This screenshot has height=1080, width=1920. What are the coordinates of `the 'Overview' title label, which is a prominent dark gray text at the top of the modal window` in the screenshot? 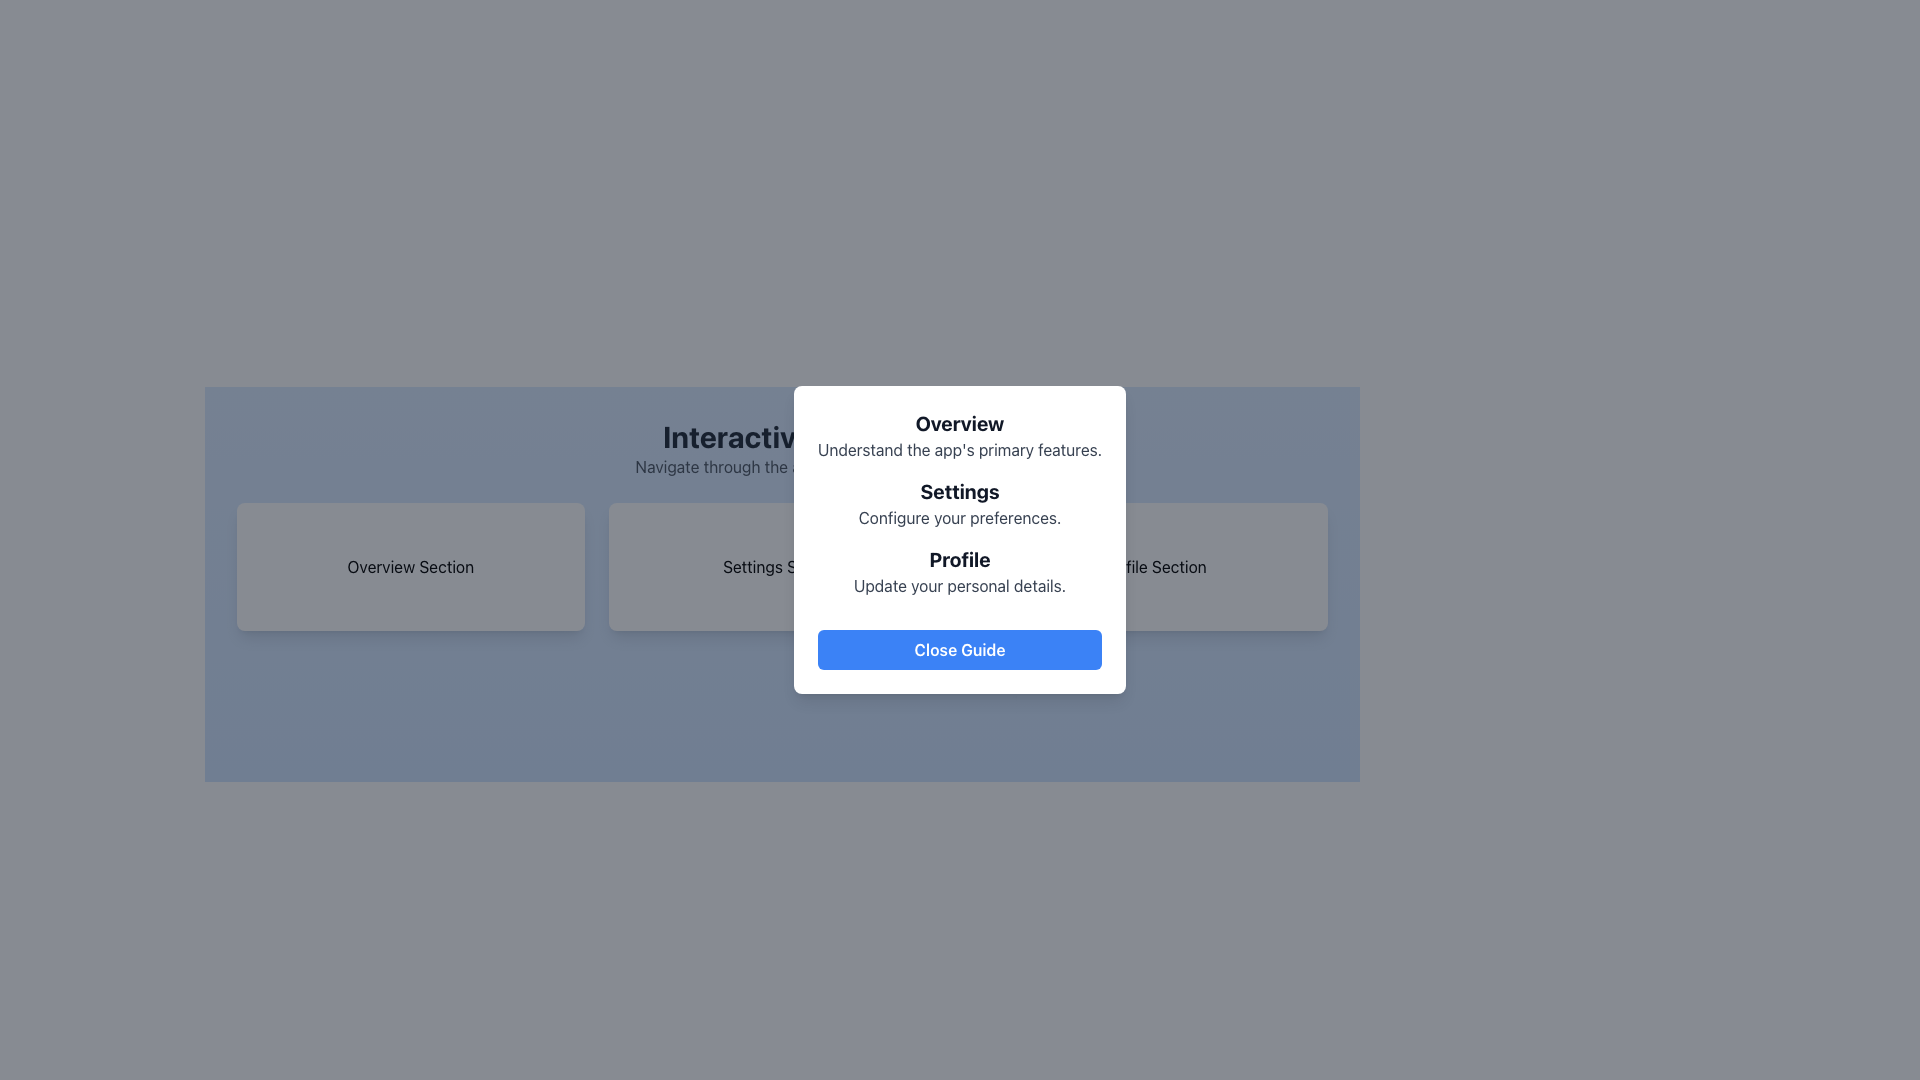 It's located at (960, 423).